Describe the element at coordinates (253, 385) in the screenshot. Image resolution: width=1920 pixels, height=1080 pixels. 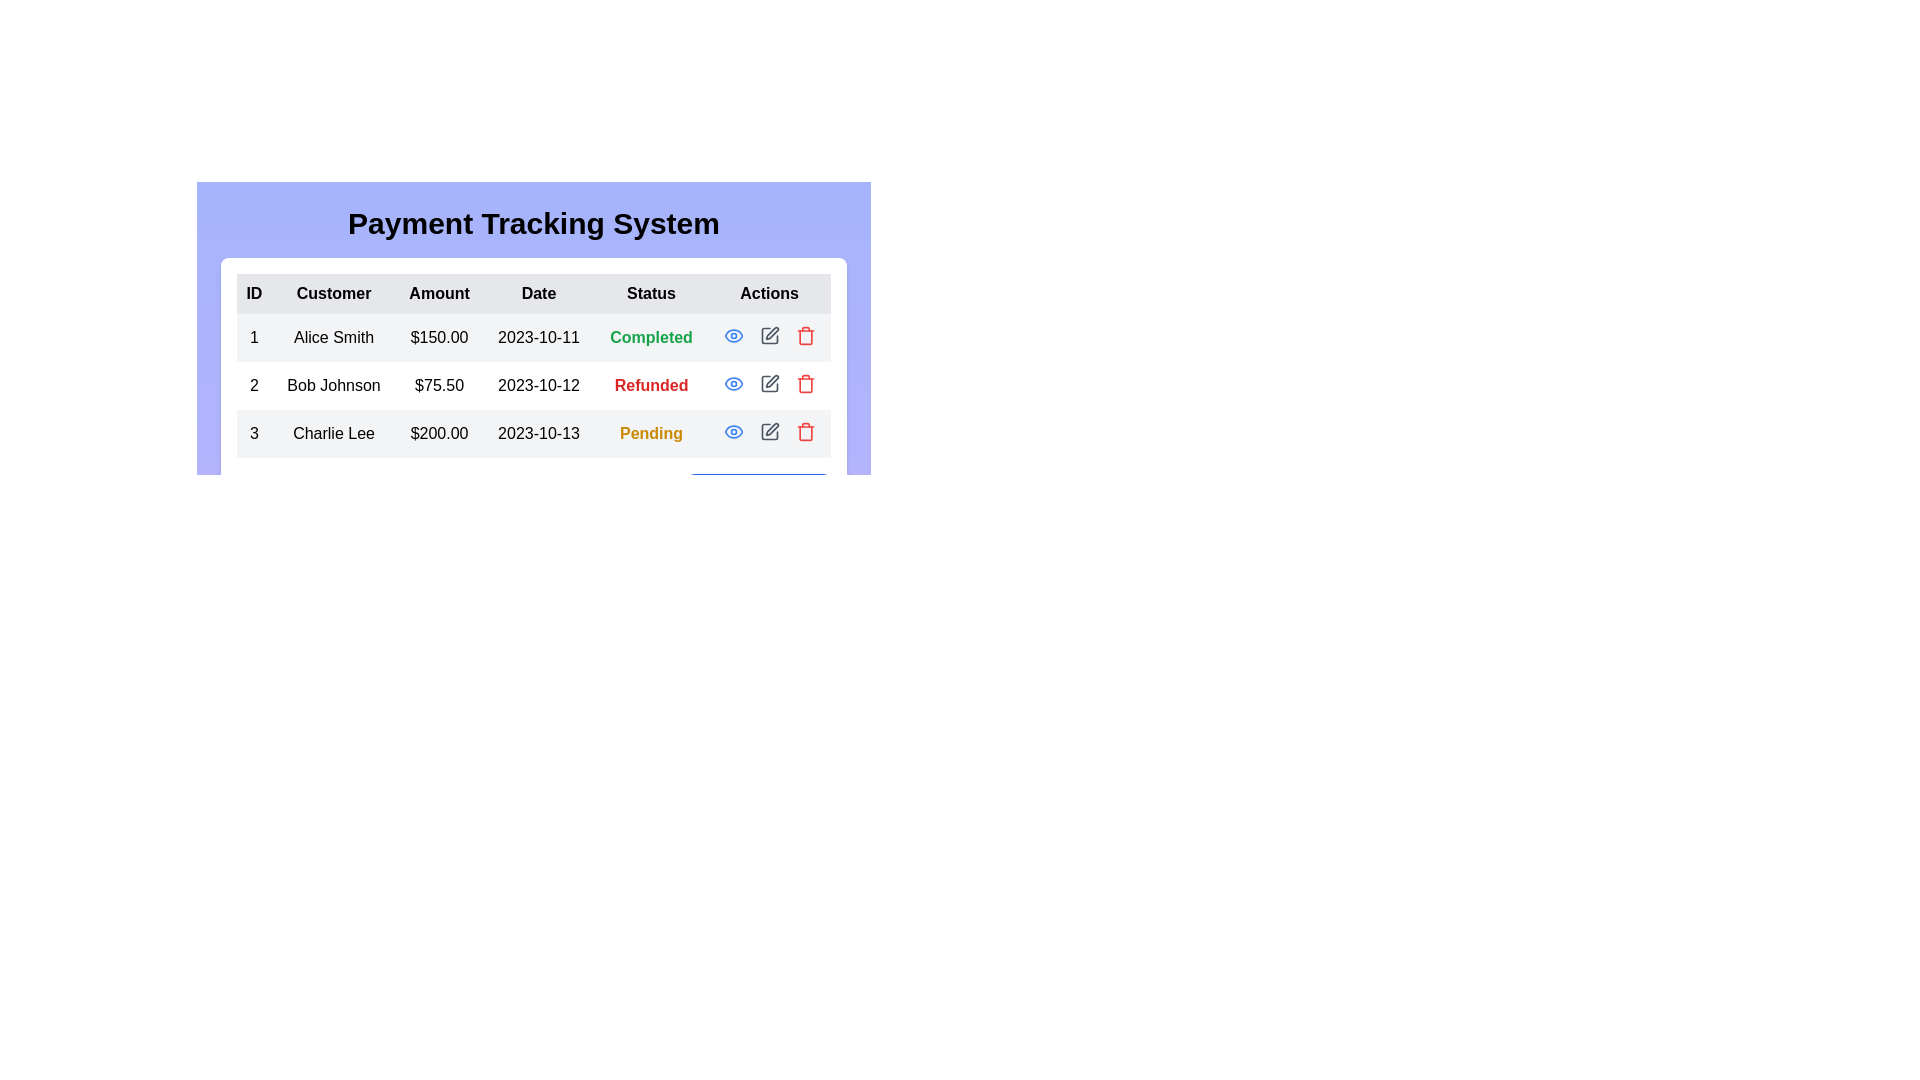
I see `text label that serves as a unique identifier for a specific record in the table, located at the start of the row under the 'ID' column header` at that location.